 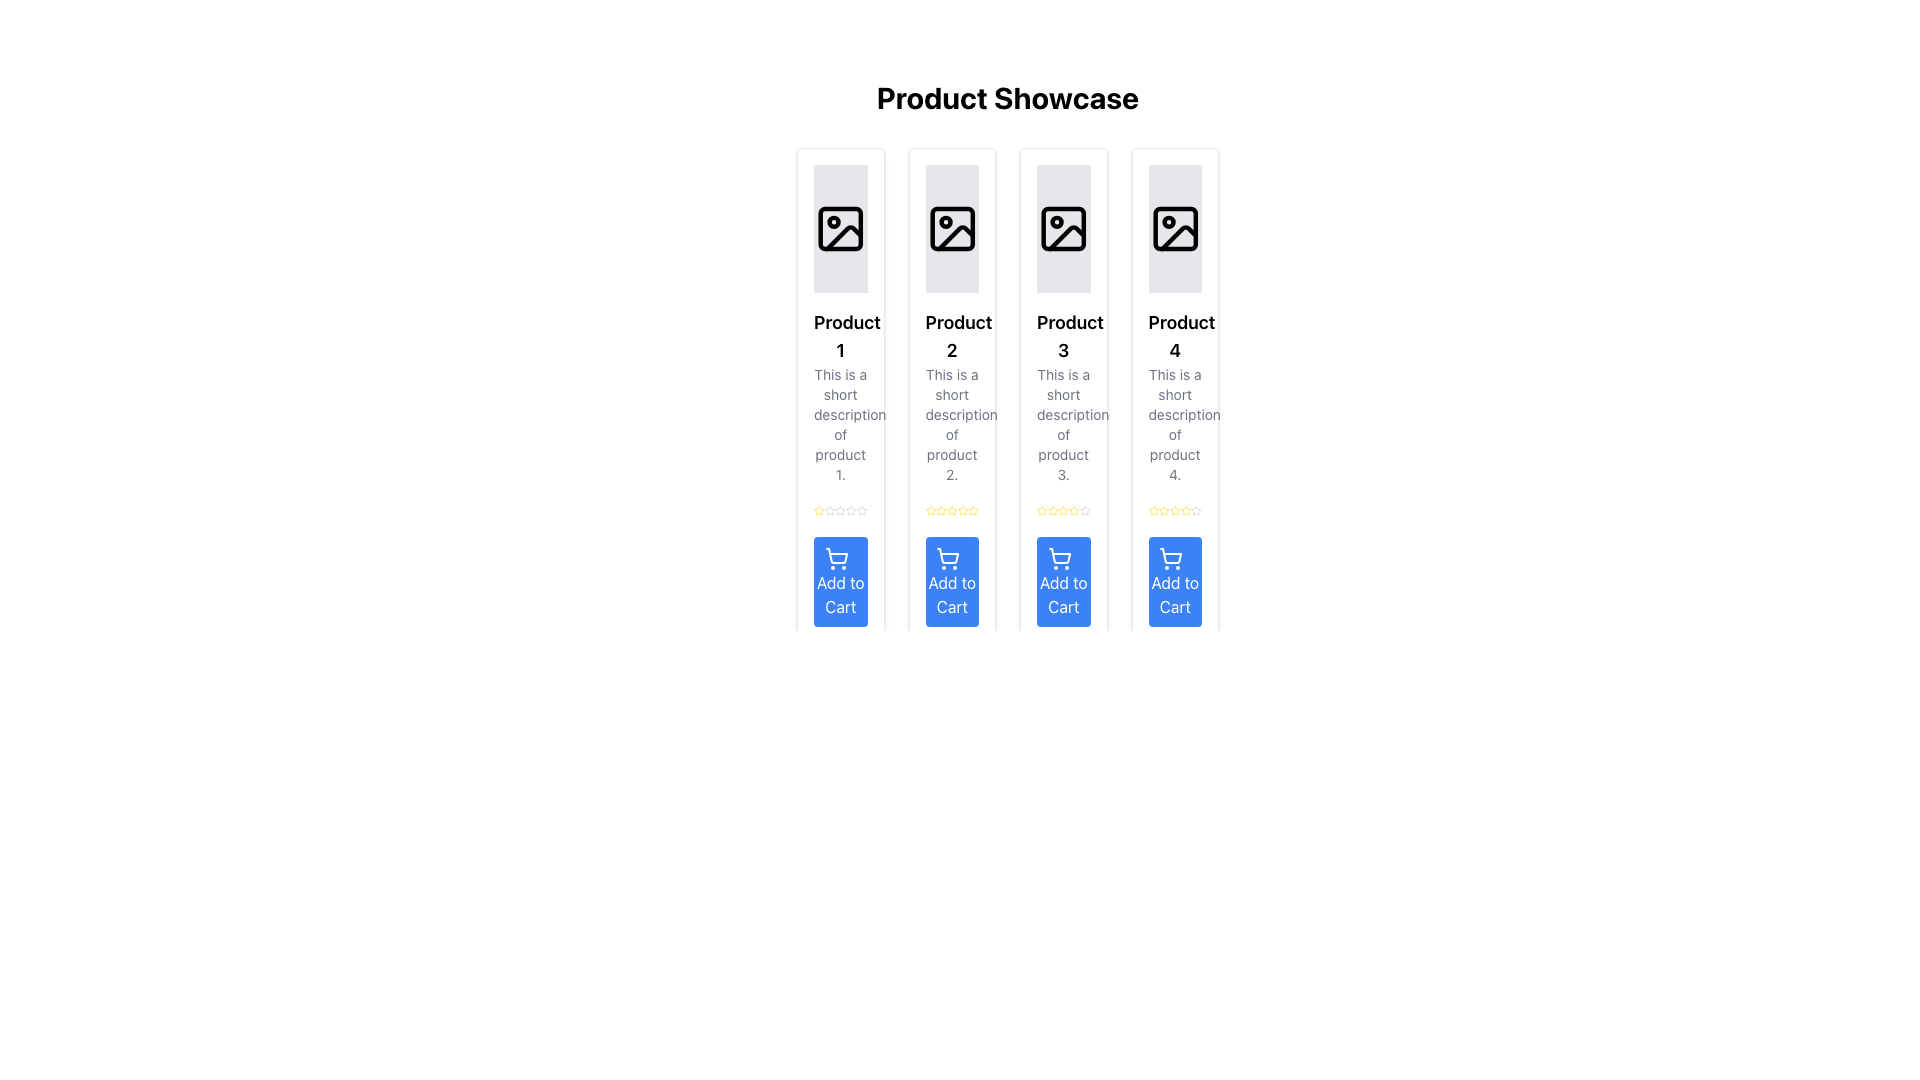 I want to click on the fifth rating star under 'Product 4', so click(x=1185, y=509).